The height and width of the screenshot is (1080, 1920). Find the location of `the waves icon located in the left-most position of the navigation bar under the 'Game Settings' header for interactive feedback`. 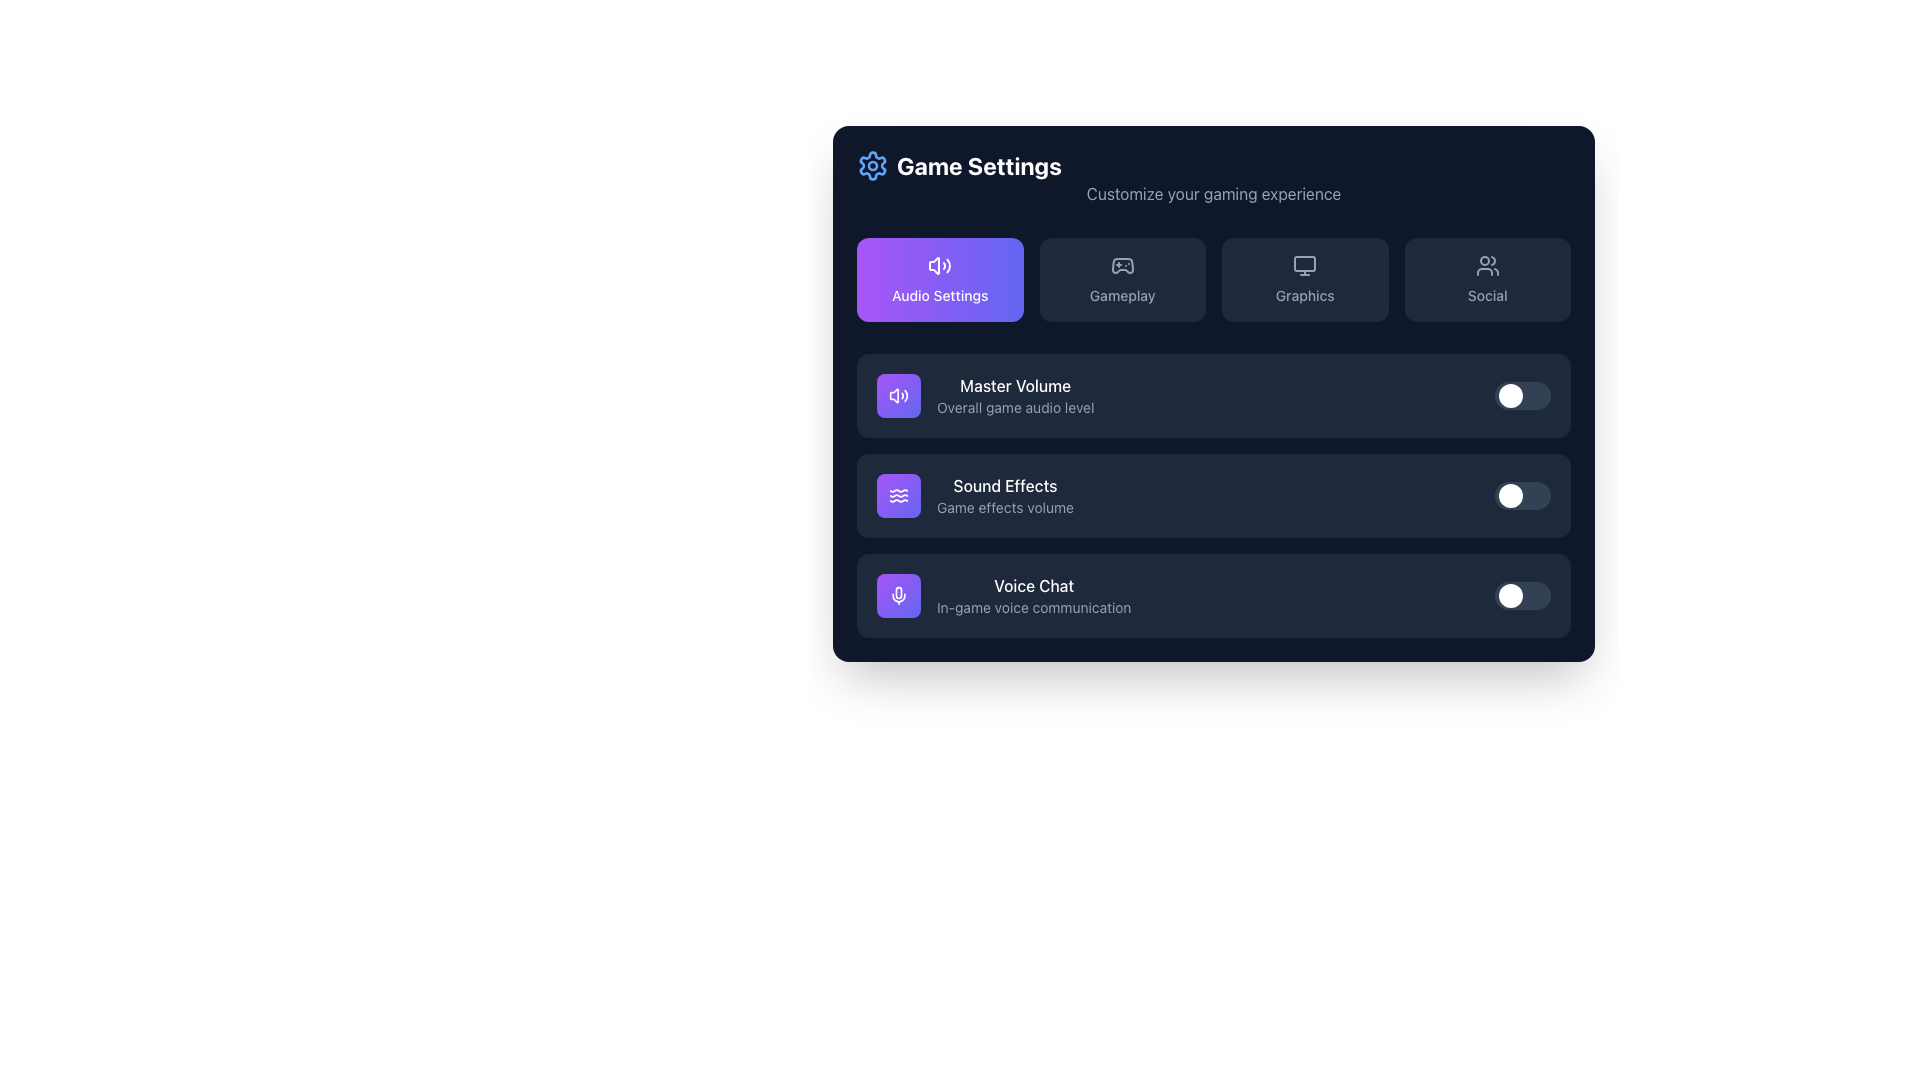

the waves icon located in the left-most position of the navigation bar under the 'Game Settings' header for interactive feedback is located at coordinates (897, 495).